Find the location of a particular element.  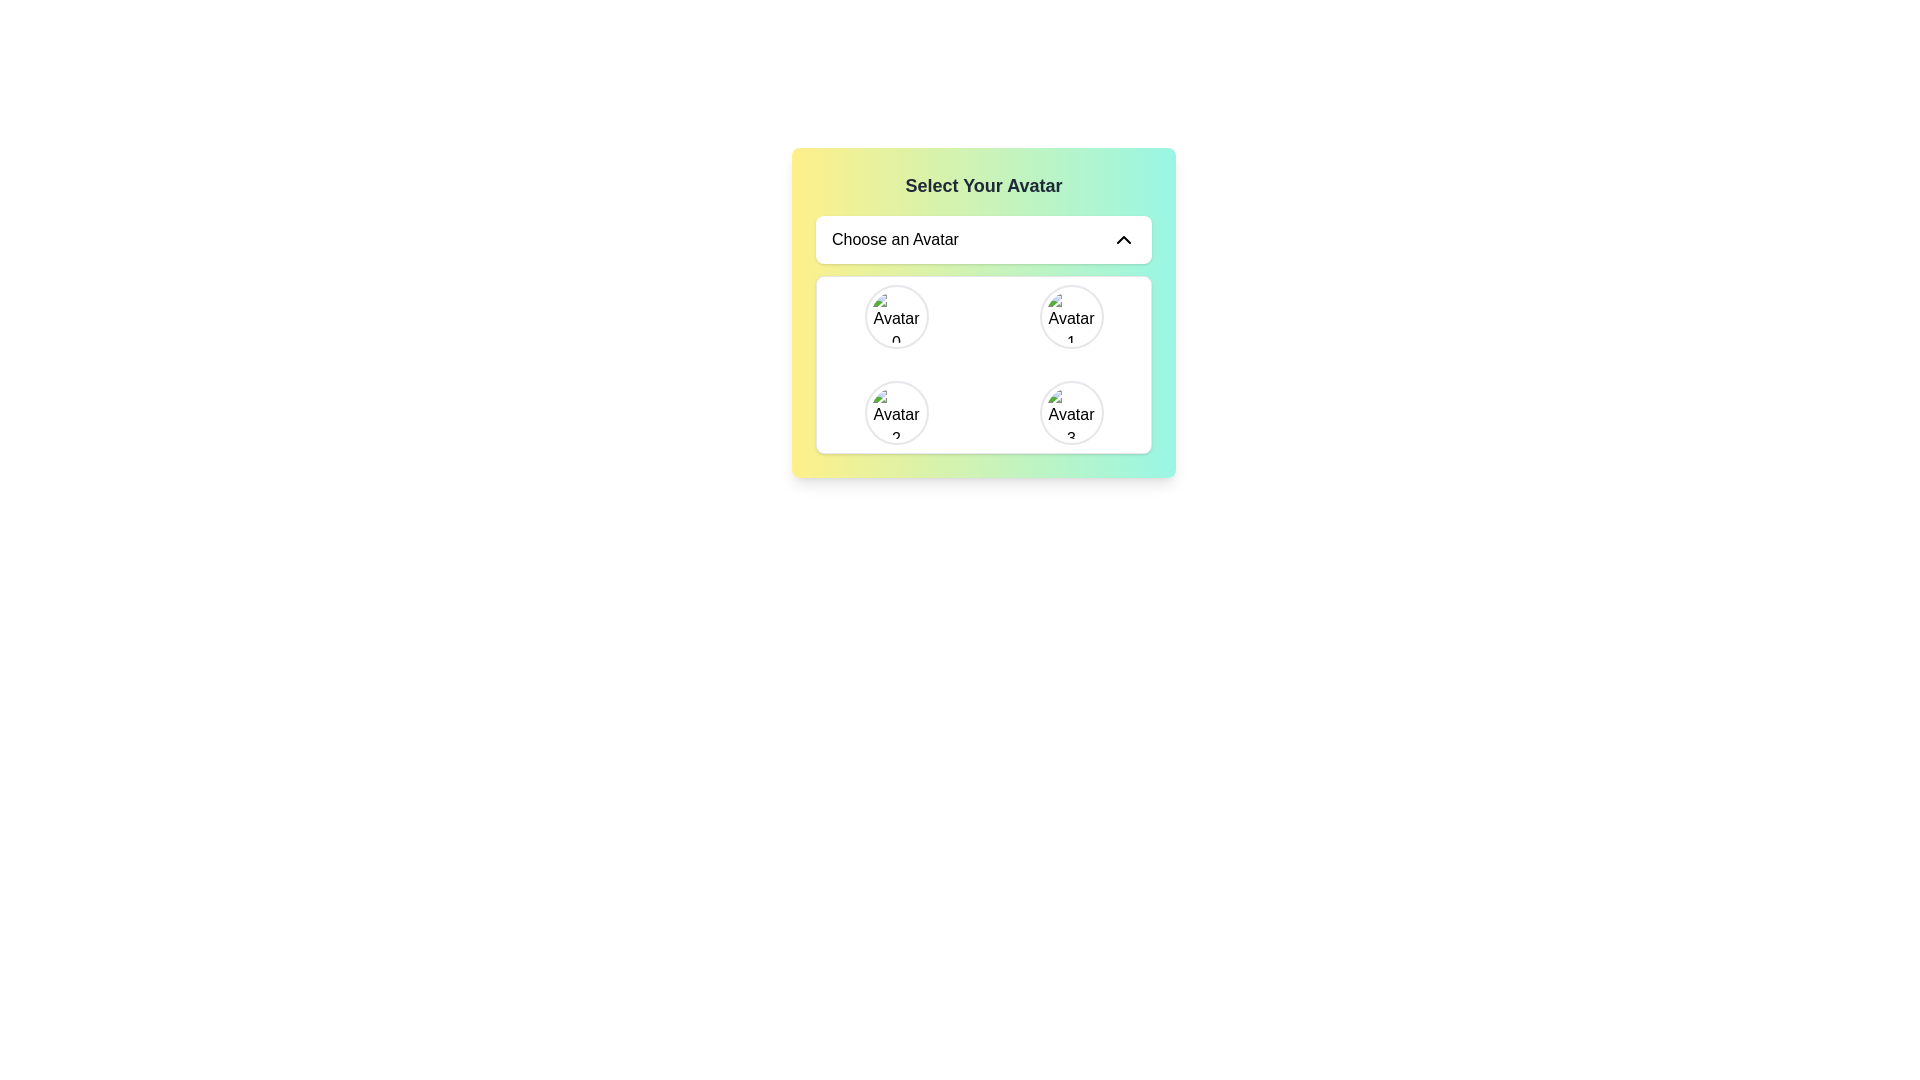

the 'Avatar 0' icon, which is a circular selectable avatar with a placeholder image and labeled beneath it. This icon is positioned at the top-left of the avatar selection grid under the header 'Select Your Avatar' is located at coordinates (895, 315).